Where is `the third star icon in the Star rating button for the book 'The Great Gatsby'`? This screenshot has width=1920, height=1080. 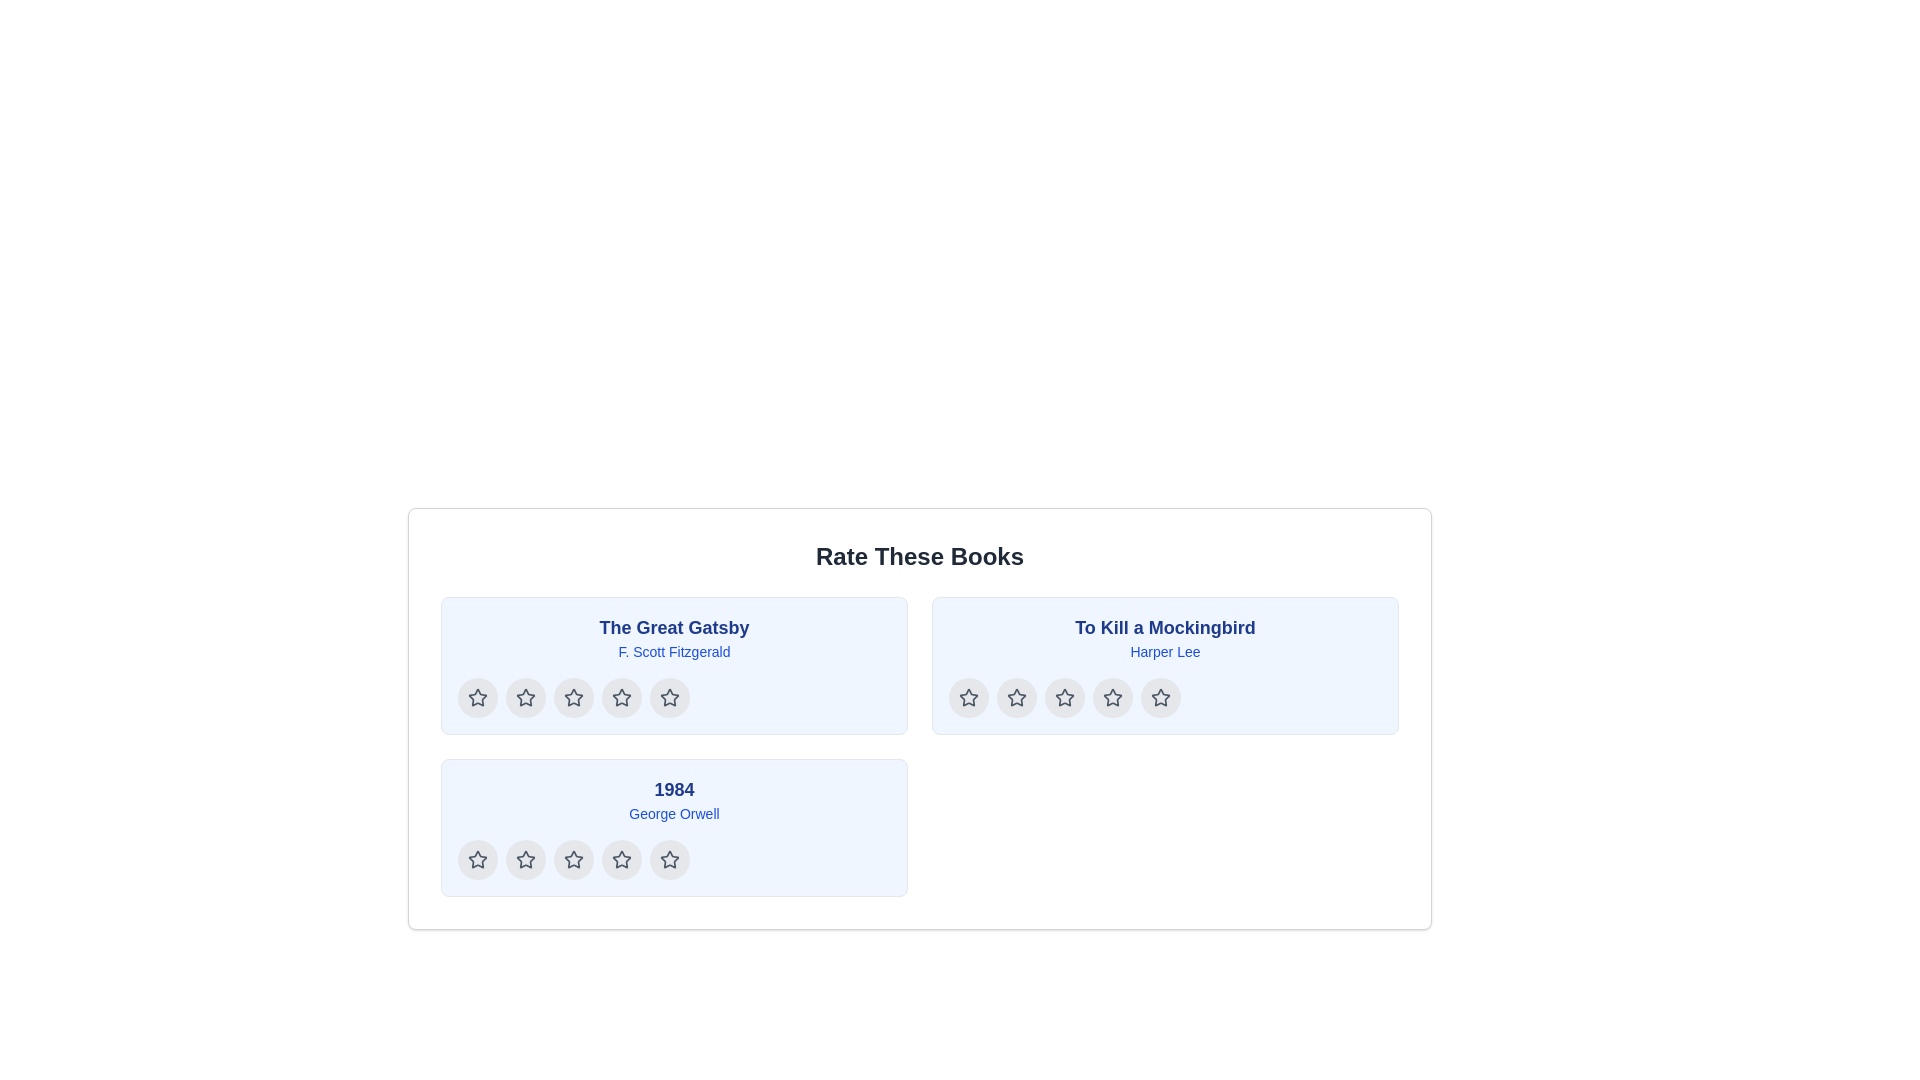 the third star icon in the Star rating button for the book 'The Great Gatsby' is located at coordinates (573, 697).